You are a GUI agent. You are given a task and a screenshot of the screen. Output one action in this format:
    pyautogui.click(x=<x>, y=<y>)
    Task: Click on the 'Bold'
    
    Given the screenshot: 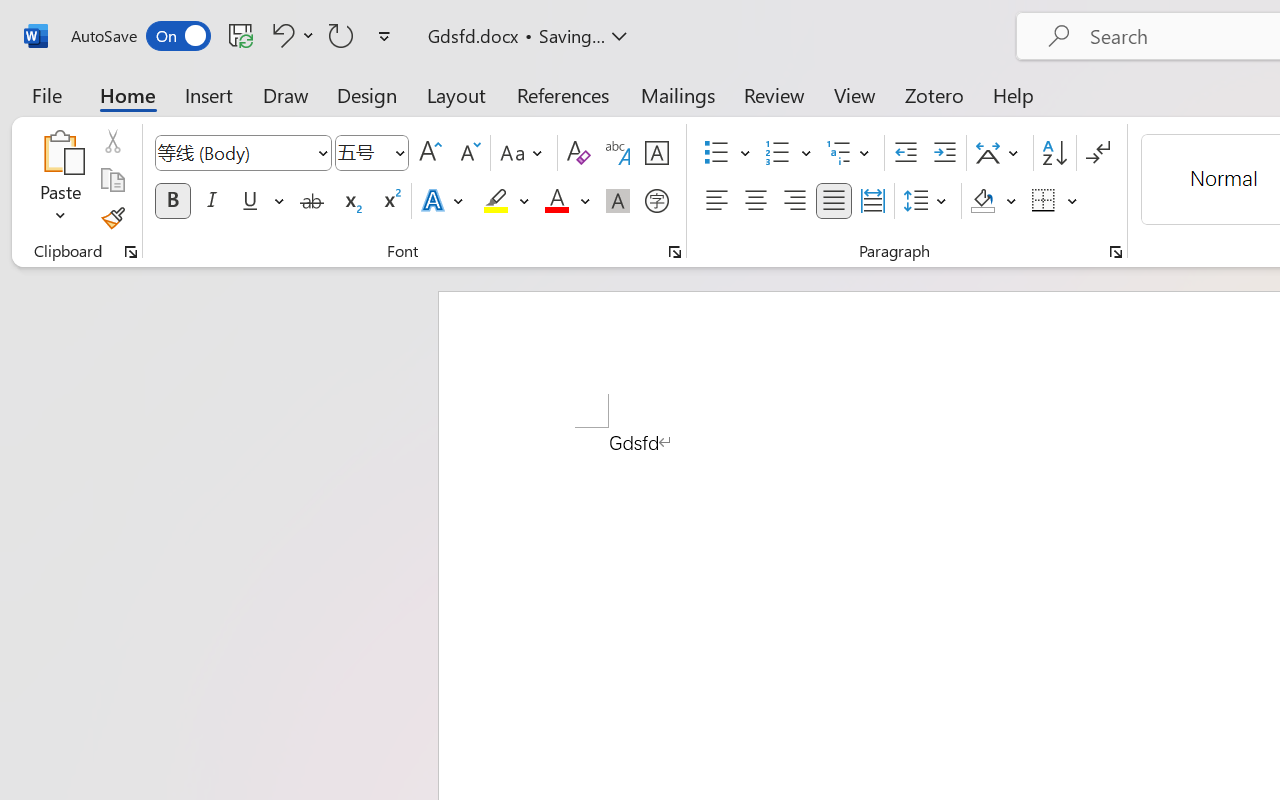 What is the action you would take?
    pyautogui.click(x=172, y=201)
    